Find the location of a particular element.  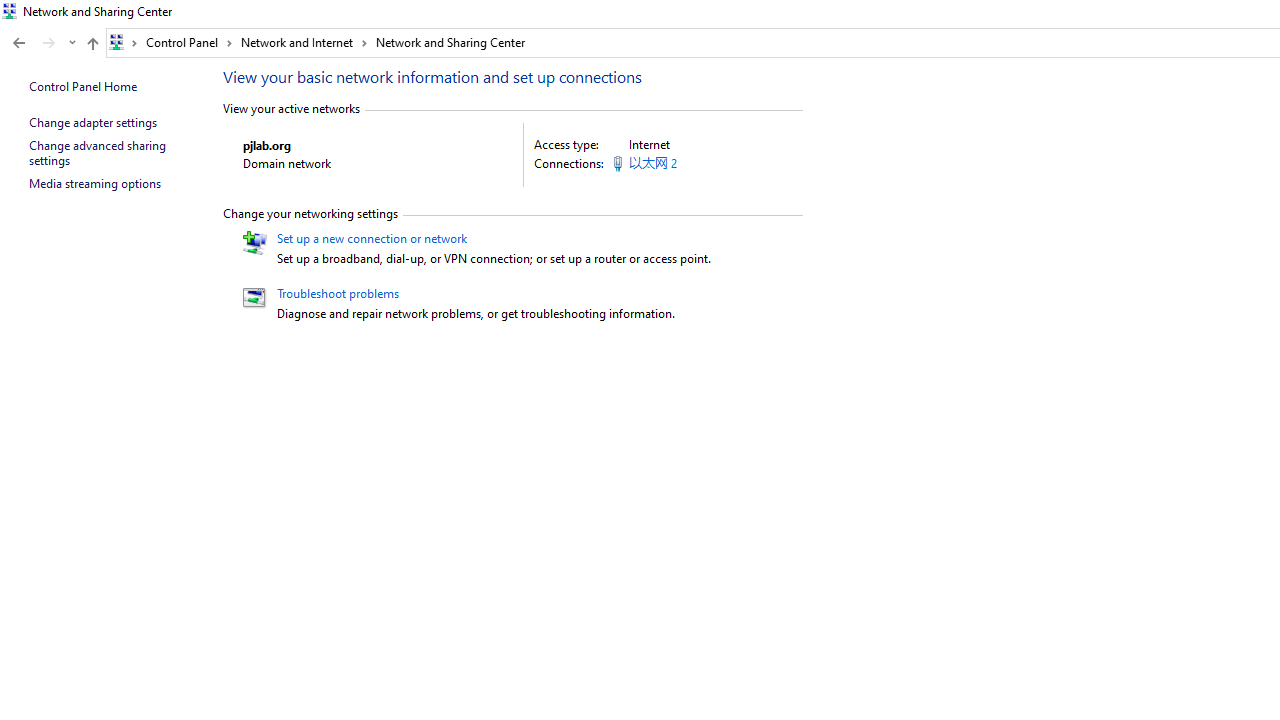

'Control Panel' is located at coordinates (189, 42).